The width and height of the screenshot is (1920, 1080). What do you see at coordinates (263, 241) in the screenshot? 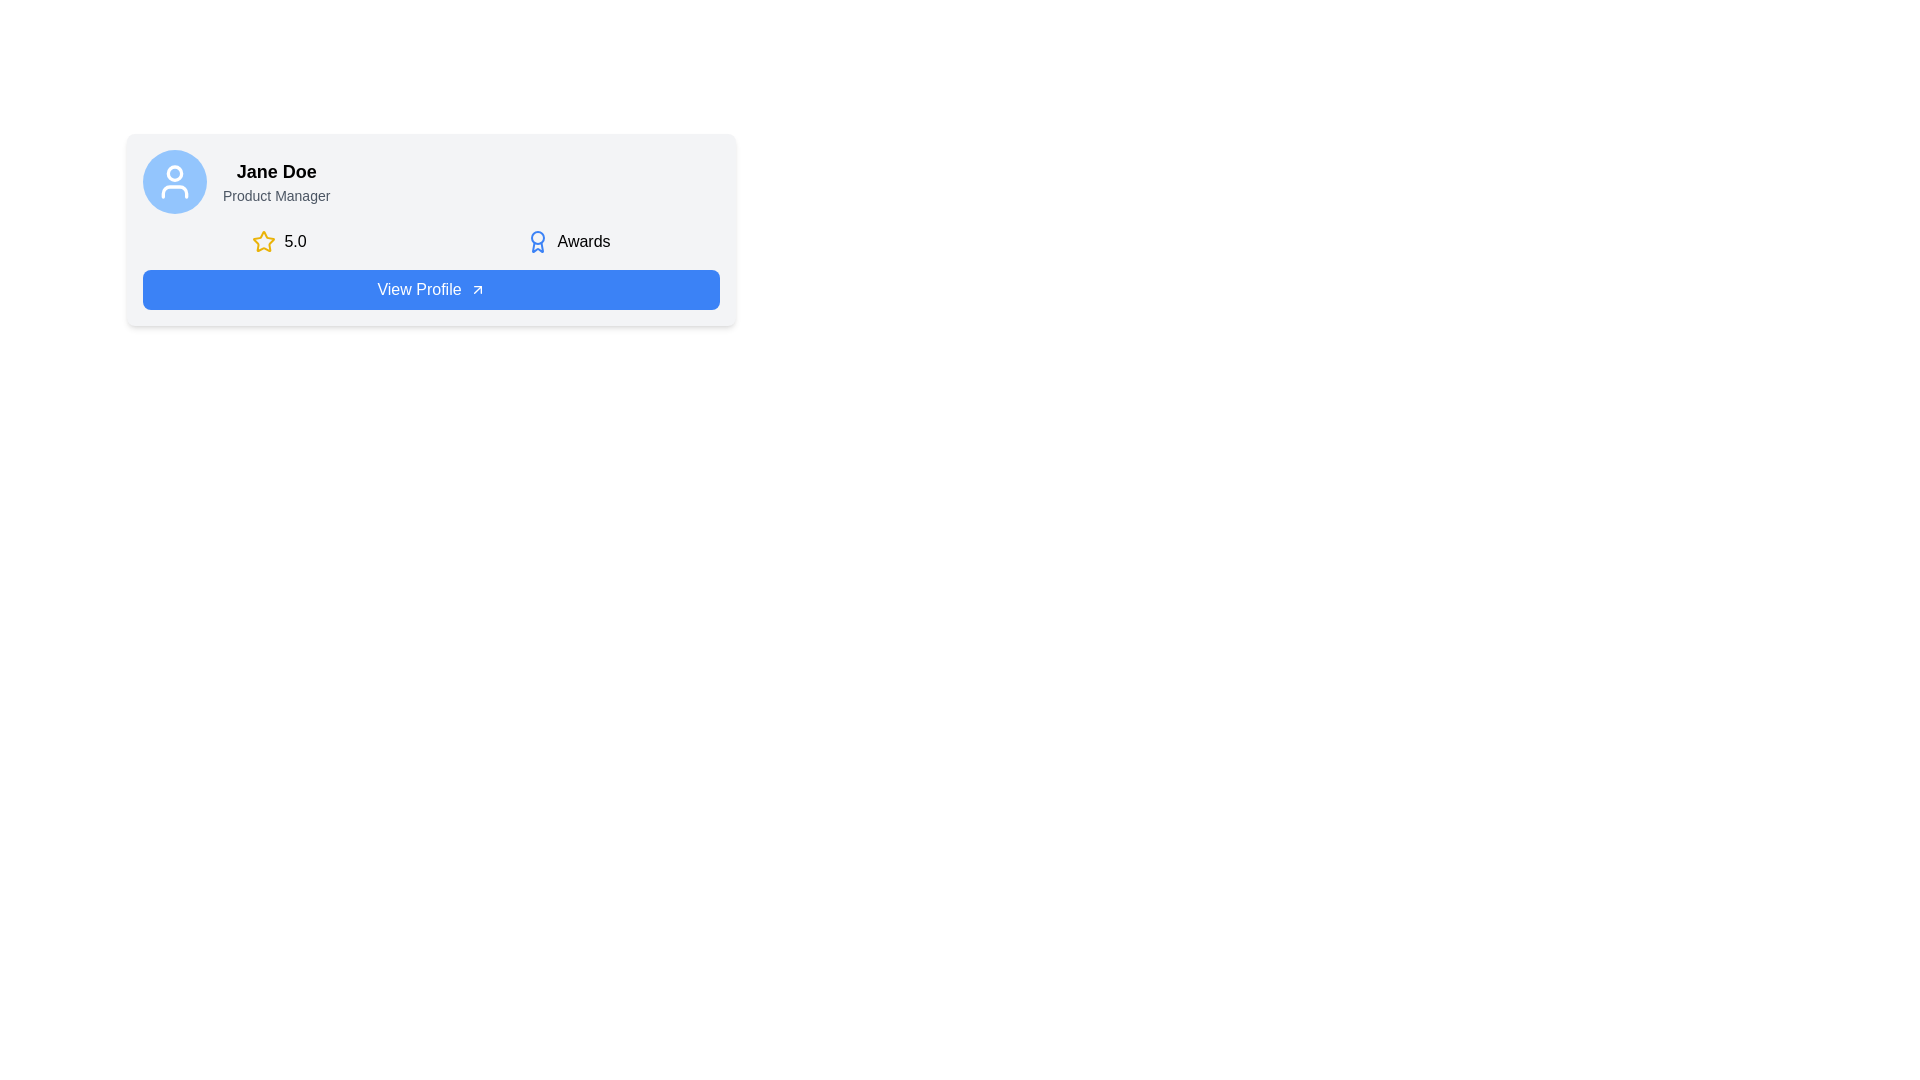
I see `the yellow-bordered, hollowed star icon, which is located to the right of the bold rating number (5.0) in the top-center area of the card interface` at bounding box center [263, 241].